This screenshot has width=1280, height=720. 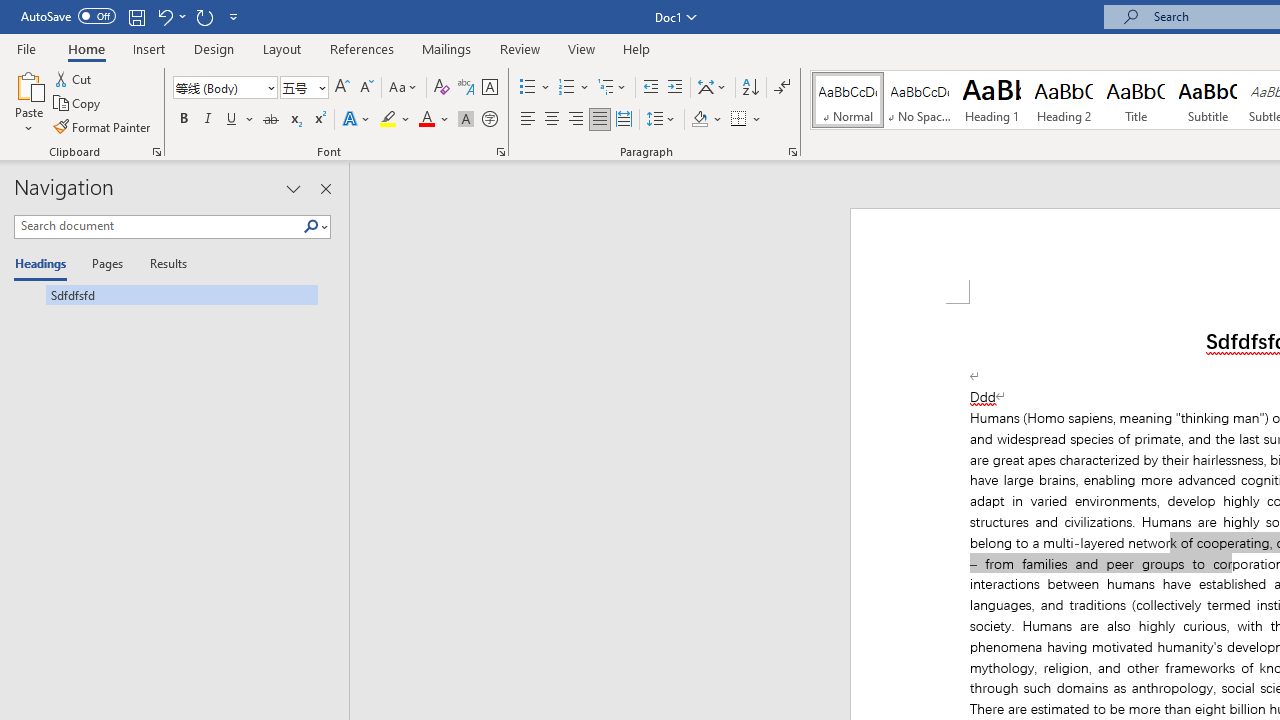 What do you see at coordinates (170, 16) in the screenshot?
I see `'Undo '` at bounding box center [170, 16].